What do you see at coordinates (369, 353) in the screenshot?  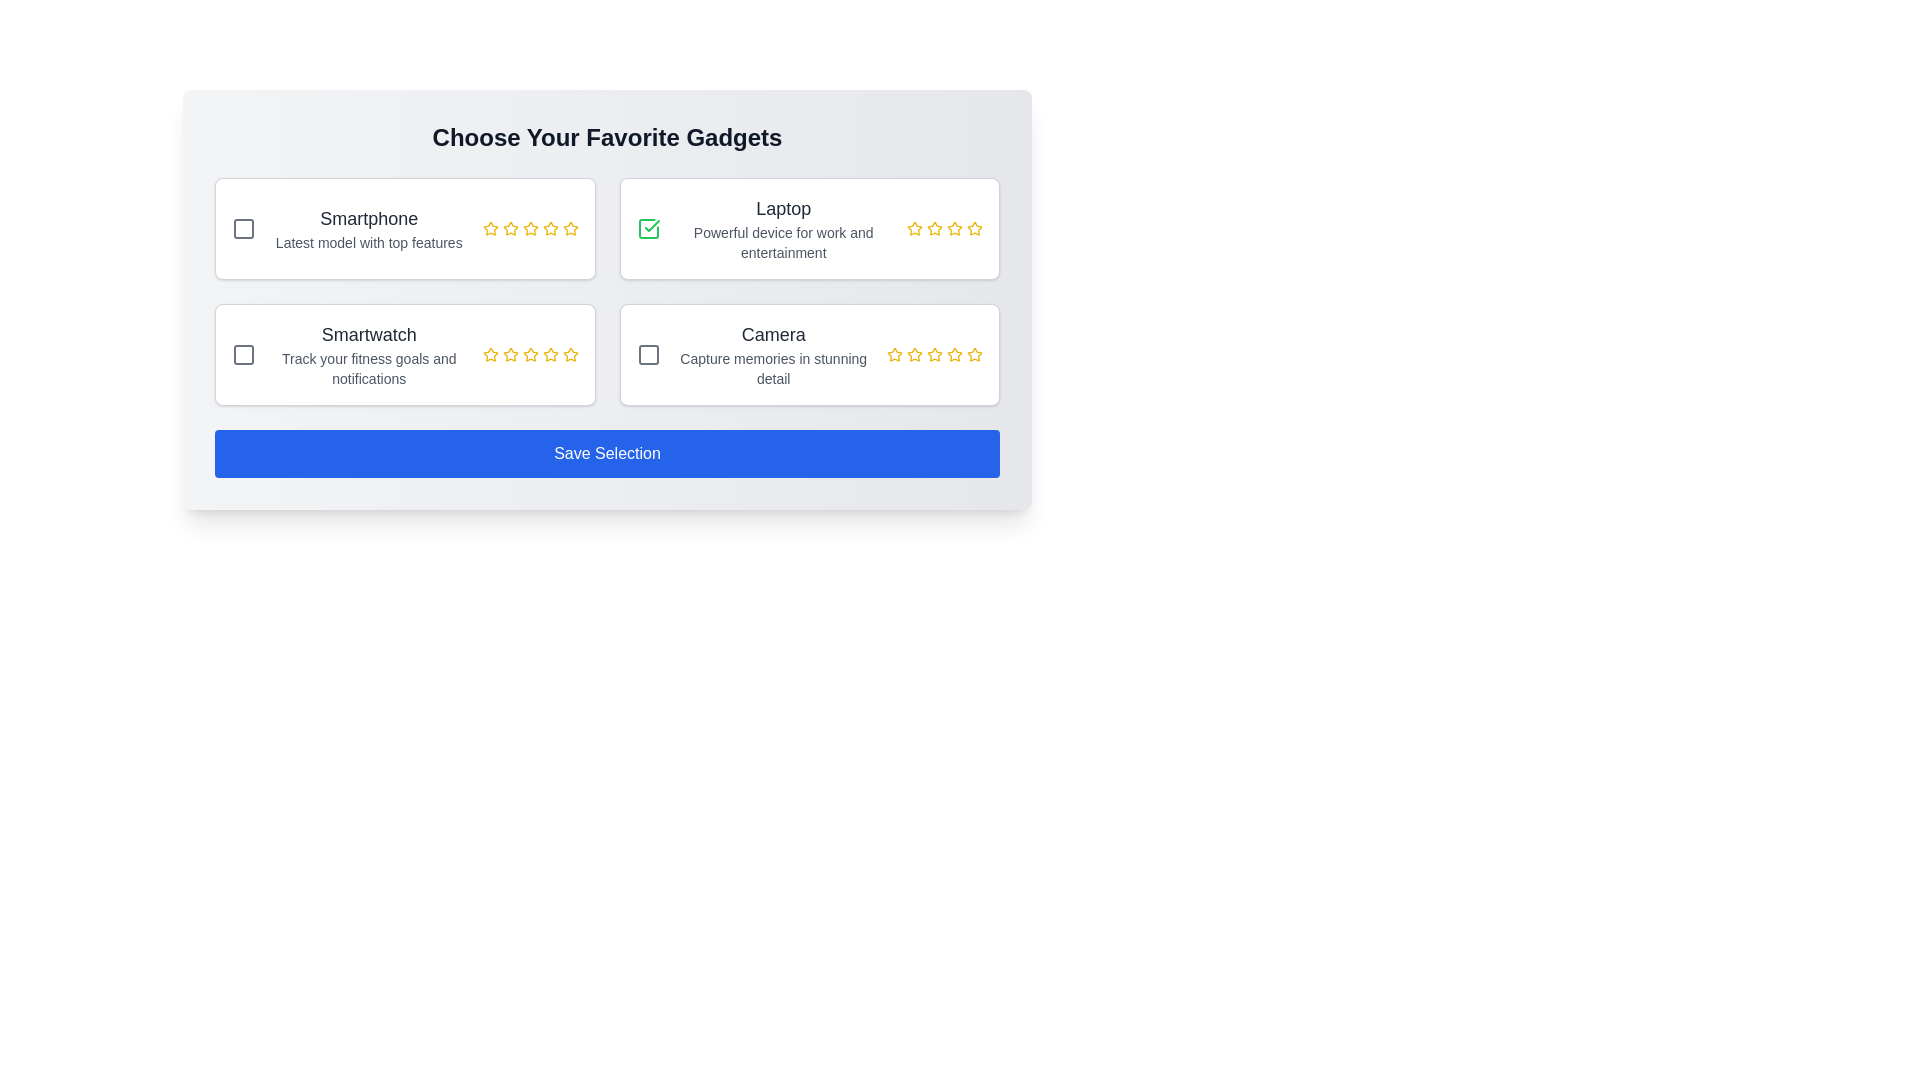 I see `text block that describes the gadget named 'Smartwatch', which includes the main heading 'Smartwatch' and the subtitle 'Track your fitness goals and notifications'. This text block is located in the lower-left quadrant of the grid layout, specifically in the second row, first column` at bounding box center [369, 353].